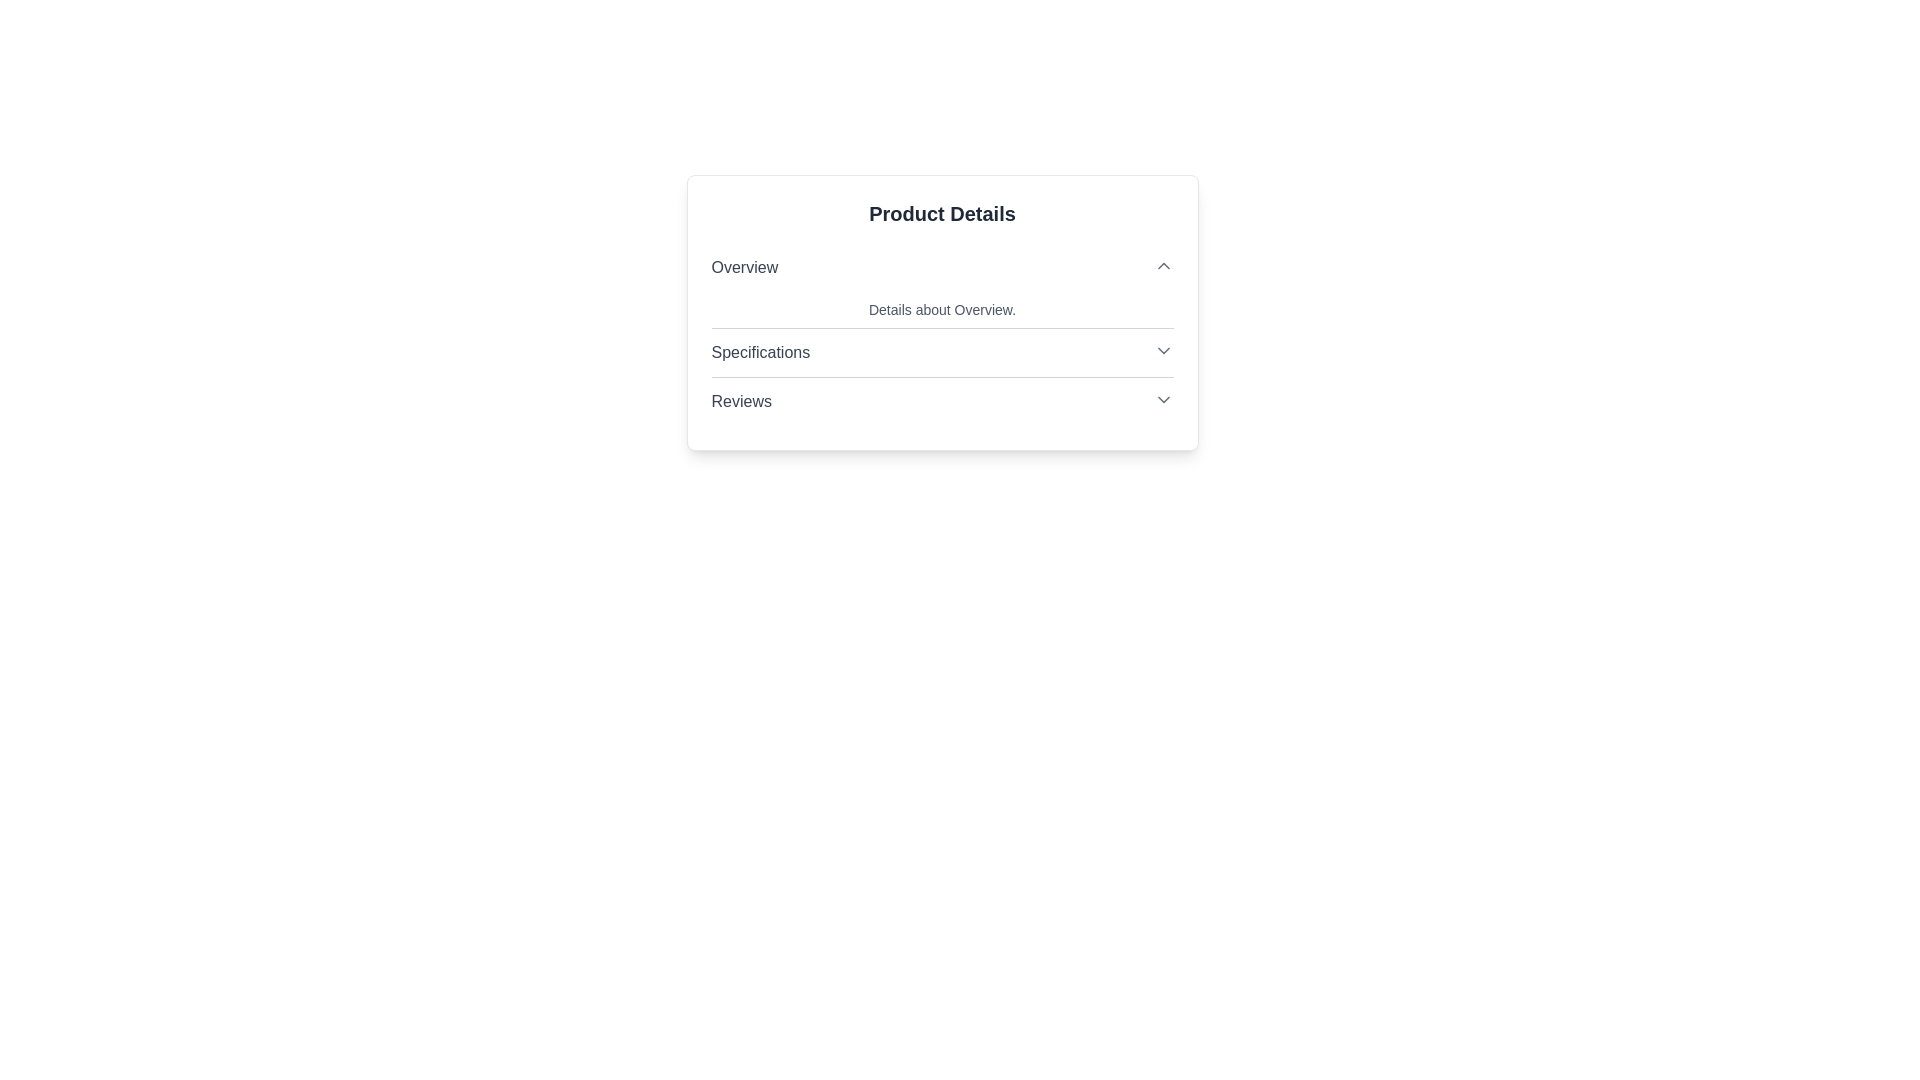  What do you see at coordinates (743, 266) in the screenshot?
I see `the static text label for the 'Overview' collapsible section located in the first row under 'Product Details'` at bounding box center [743, 266].